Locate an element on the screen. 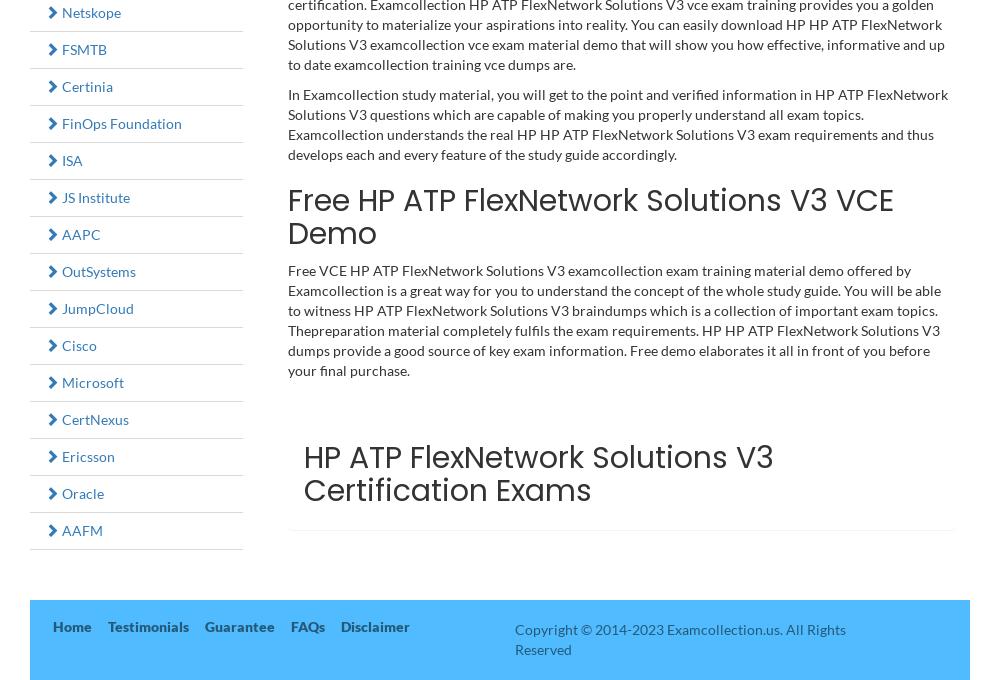 Image resolution: width=1000 pixels, height=680 pixels. 'HP ATP FlexNetwork Solutions V3 Certification Exams' is located at coordinates (538, 473).